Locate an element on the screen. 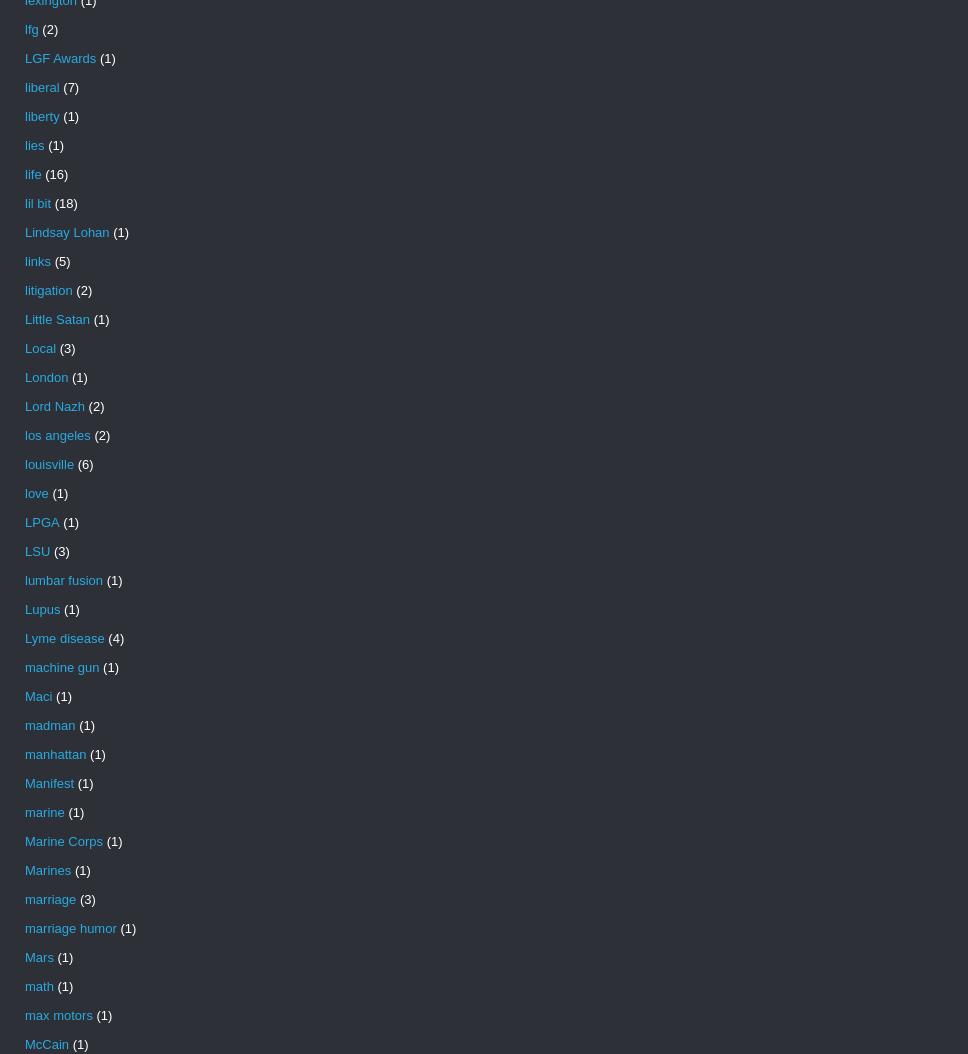  'manhattan' is located at coordinates (54, 754).